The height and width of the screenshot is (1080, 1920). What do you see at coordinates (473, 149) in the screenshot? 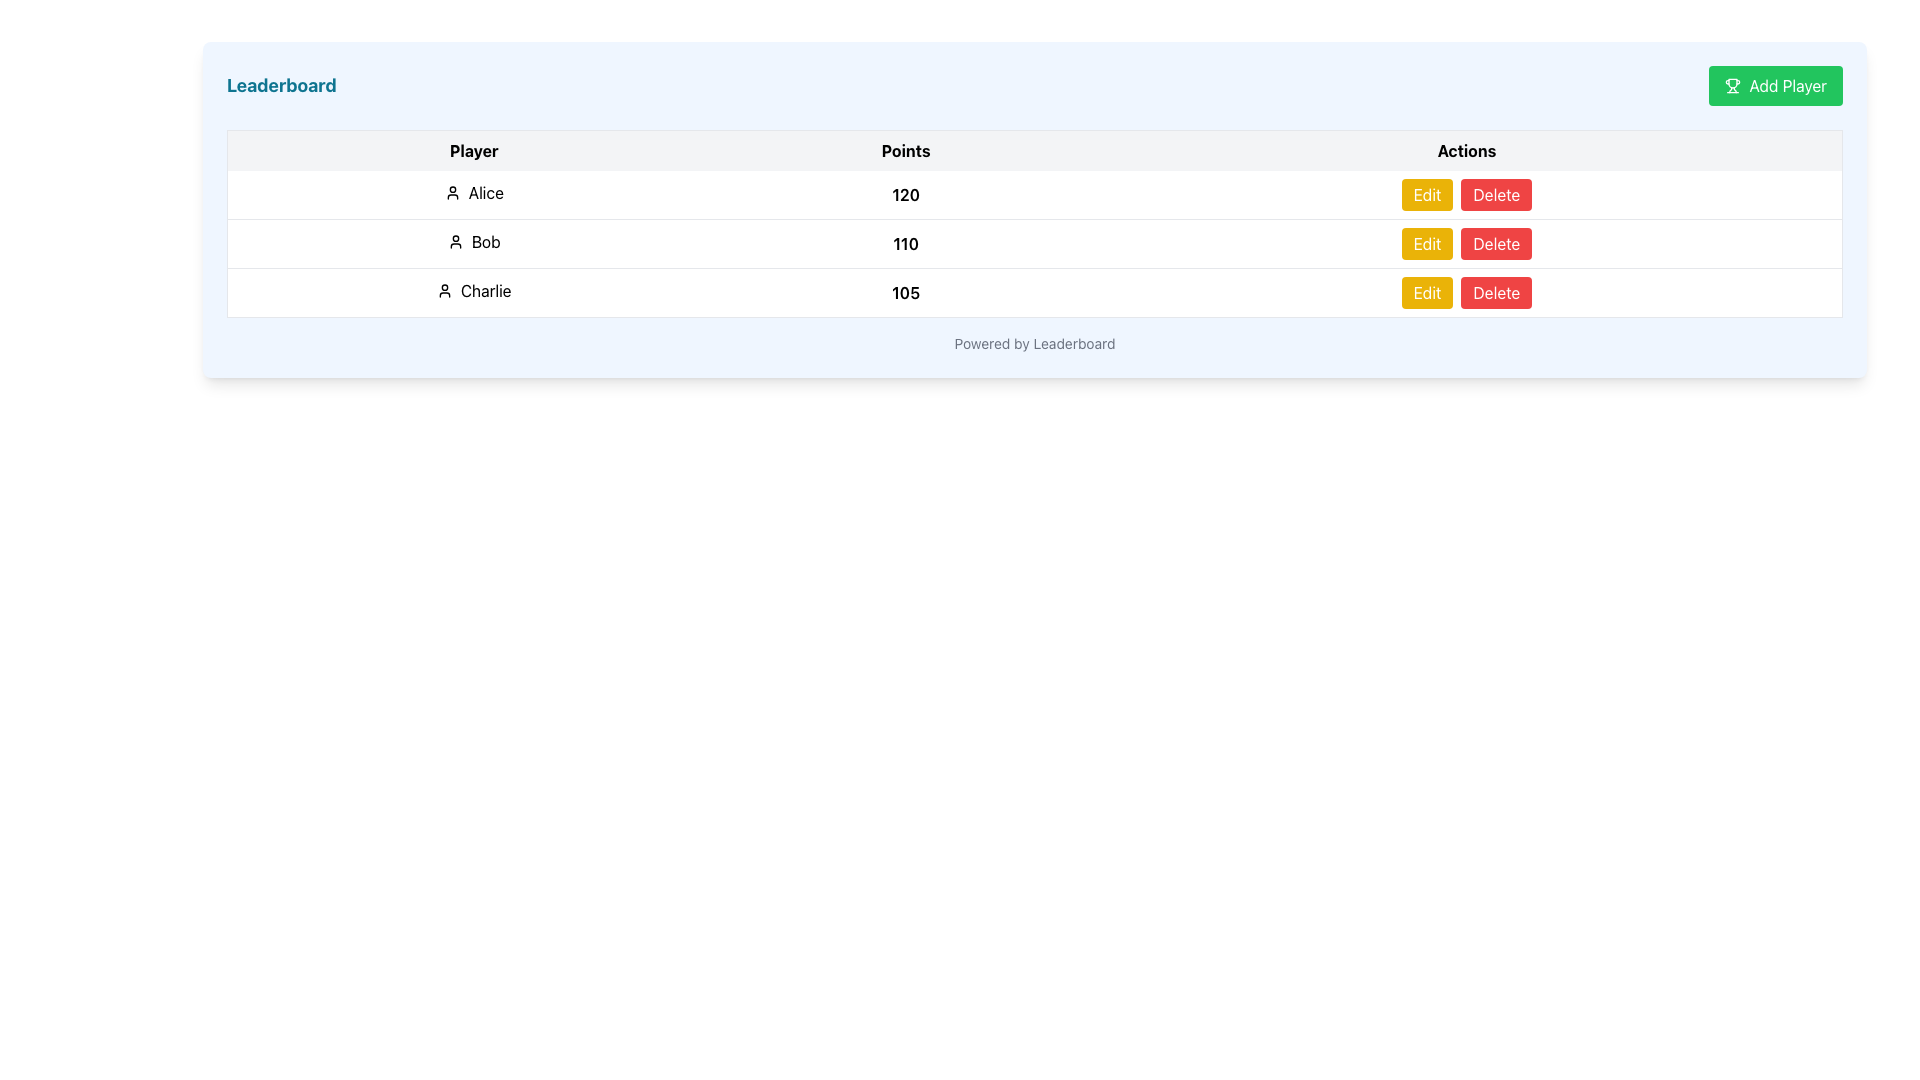
I see `the text label displaying 'Player', which is styled in bold black font on a light gray background and is the first label in a header row` at bounding box center [473, 149].